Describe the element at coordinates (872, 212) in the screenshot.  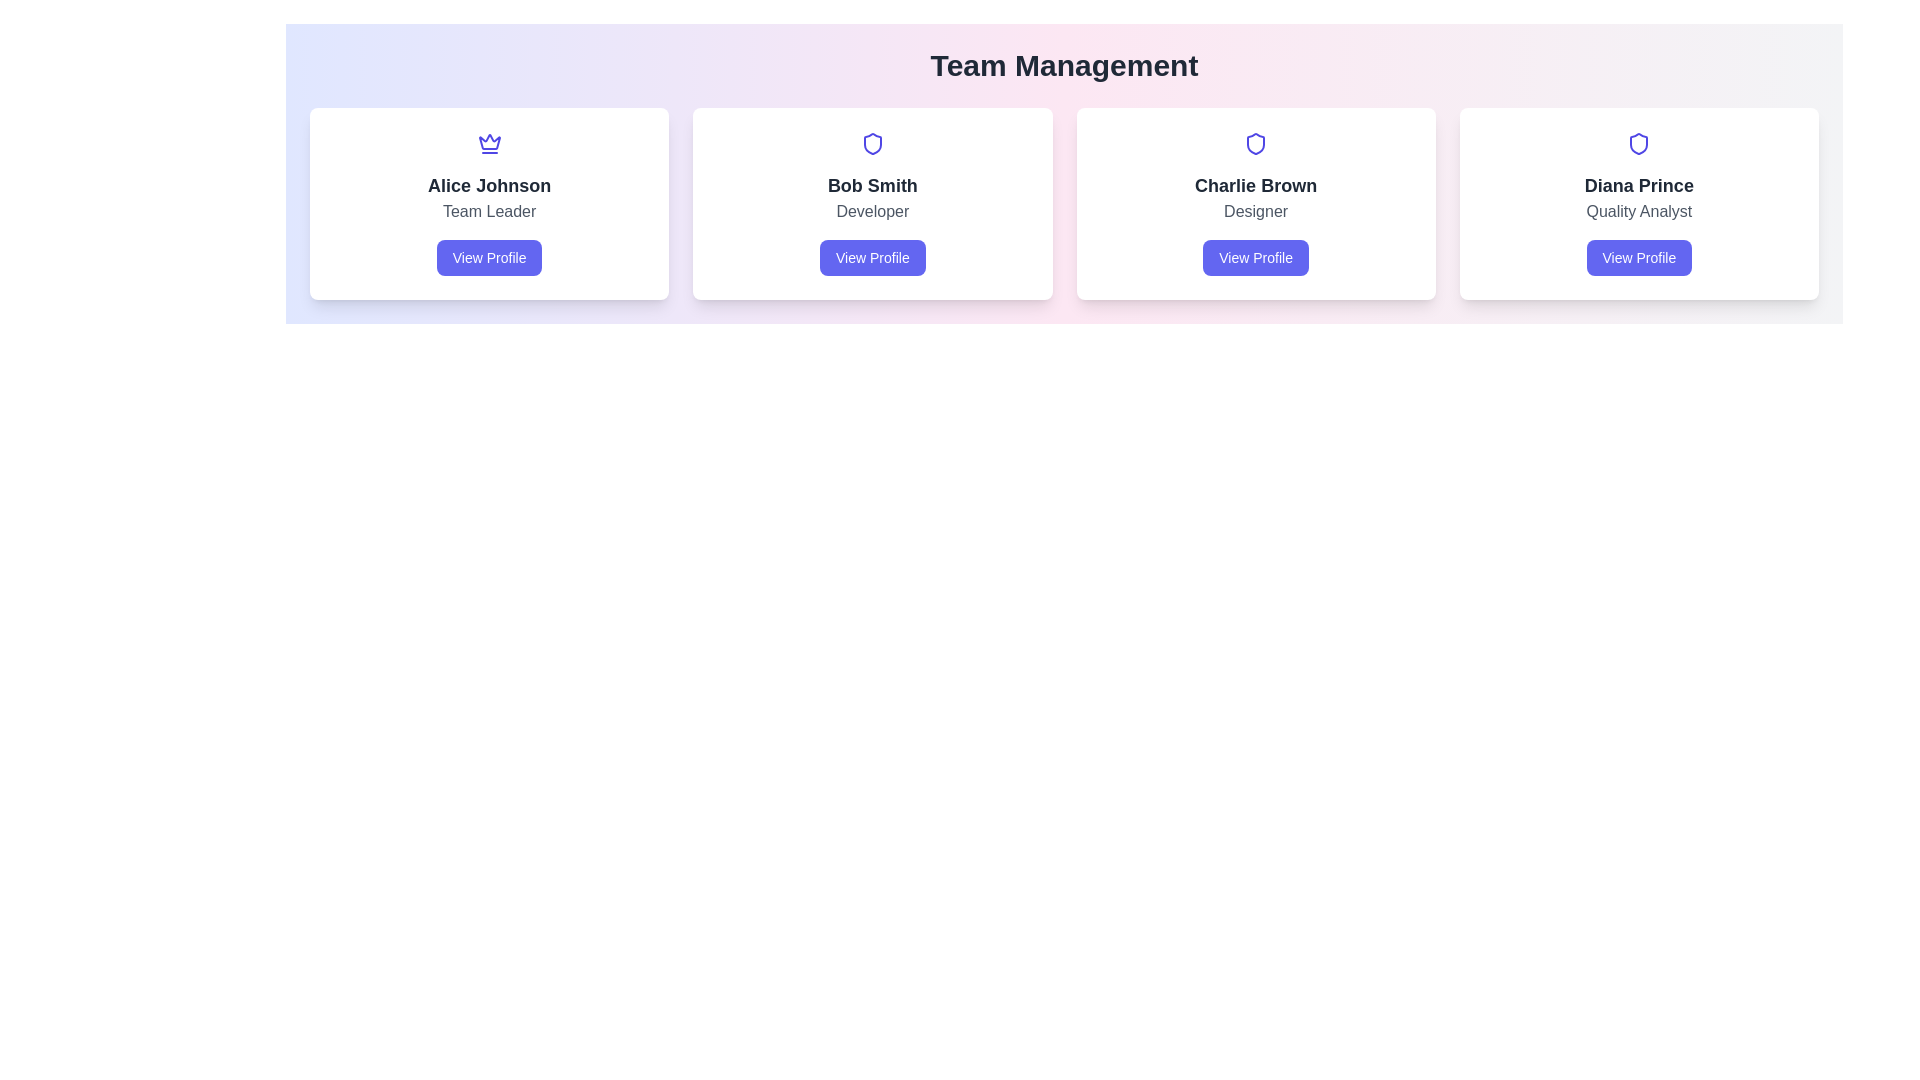
I see `the static text label displaying 'Developer', which is styled in gray and located within the card titled 'Bob Smith', positioned below the name label and above the 'View Profile' button` at that location.